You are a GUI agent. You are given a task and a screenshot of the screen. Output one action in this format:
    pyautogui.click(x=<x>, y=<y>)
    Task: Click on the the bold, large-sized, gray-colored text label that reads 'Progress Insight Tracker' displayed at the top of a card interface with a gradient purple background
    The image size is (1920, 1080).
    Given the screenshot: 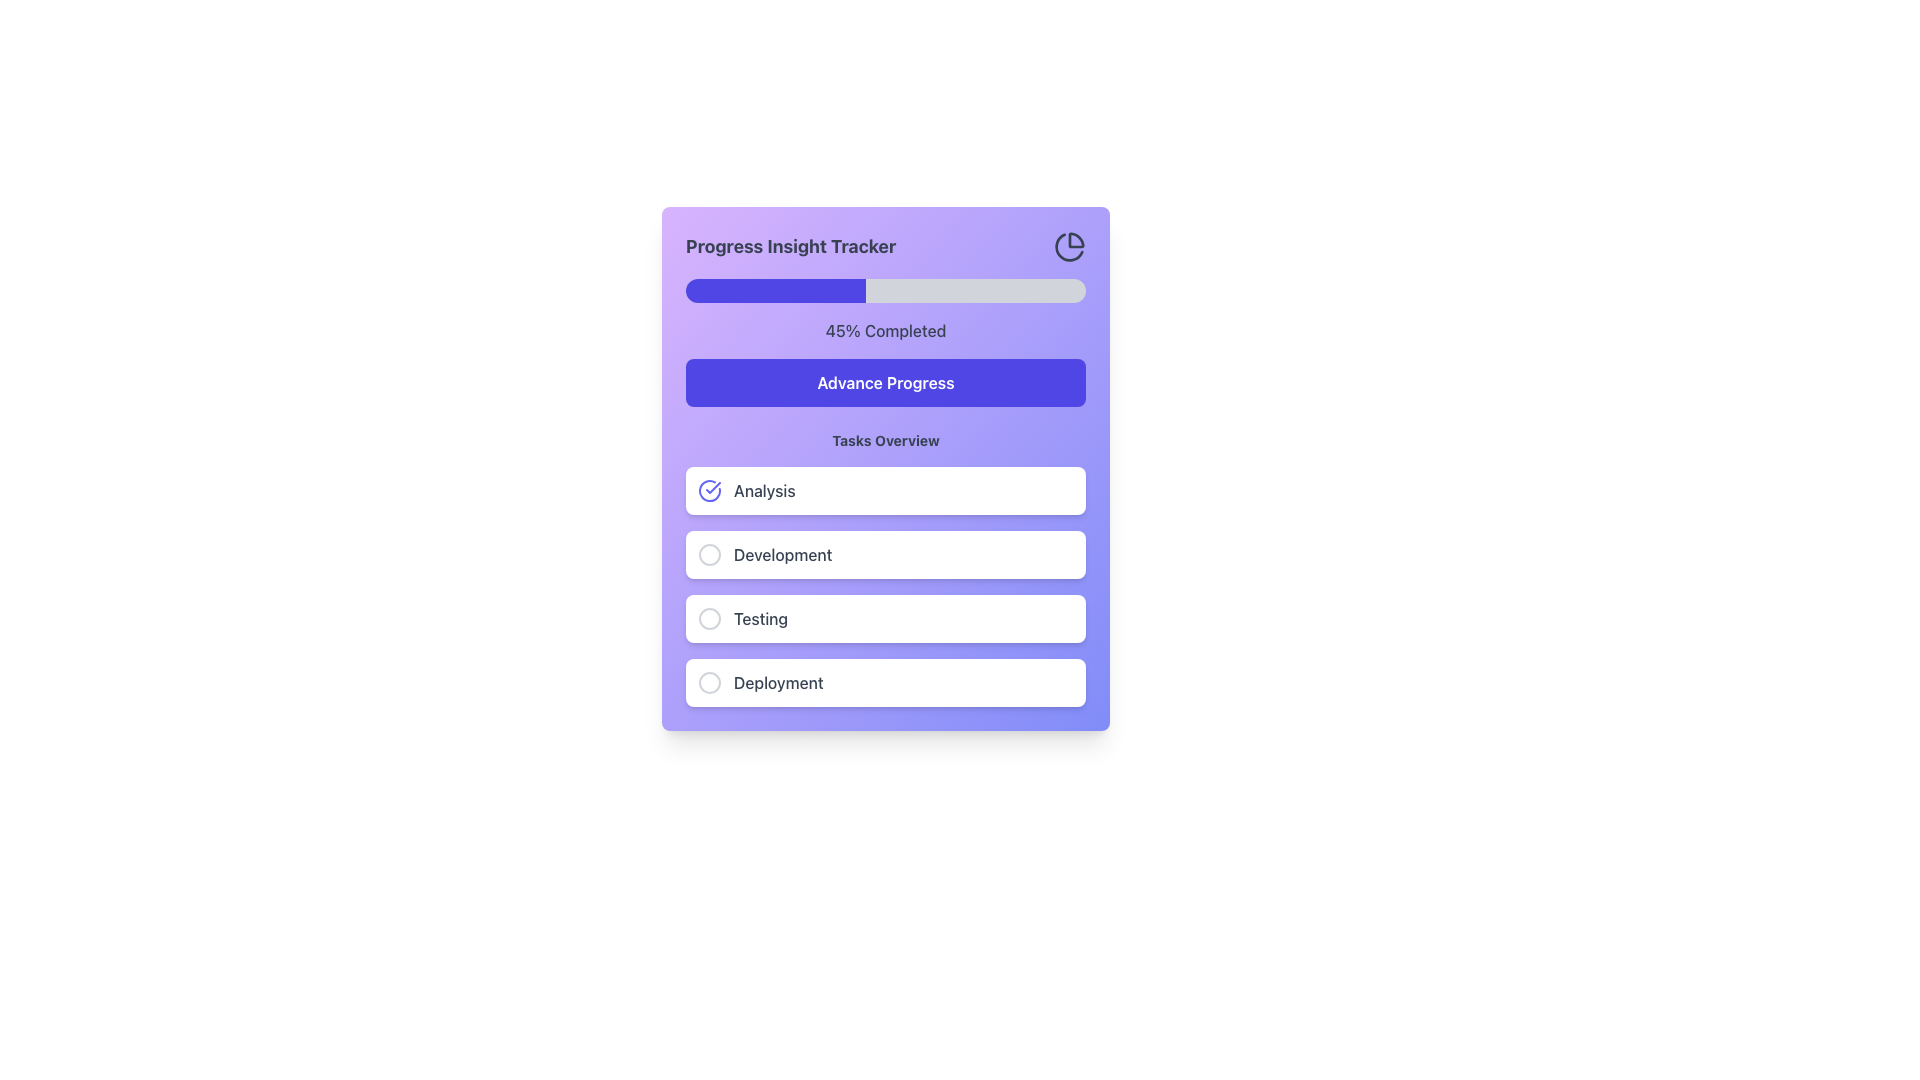 What is the action you would take?
    pyautogui.click(x=790, y=245)
    